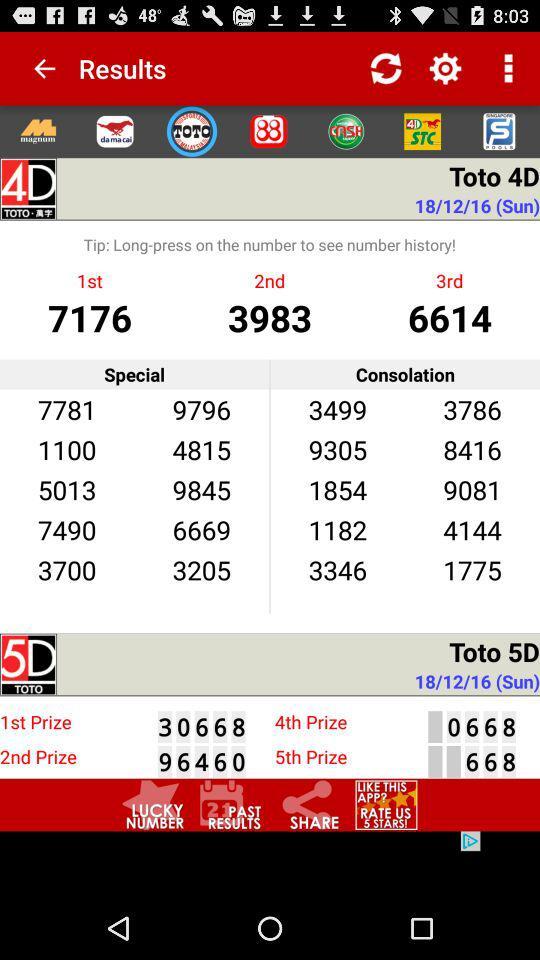  I want to click on open bottom page advertisement, so click(270, 863).